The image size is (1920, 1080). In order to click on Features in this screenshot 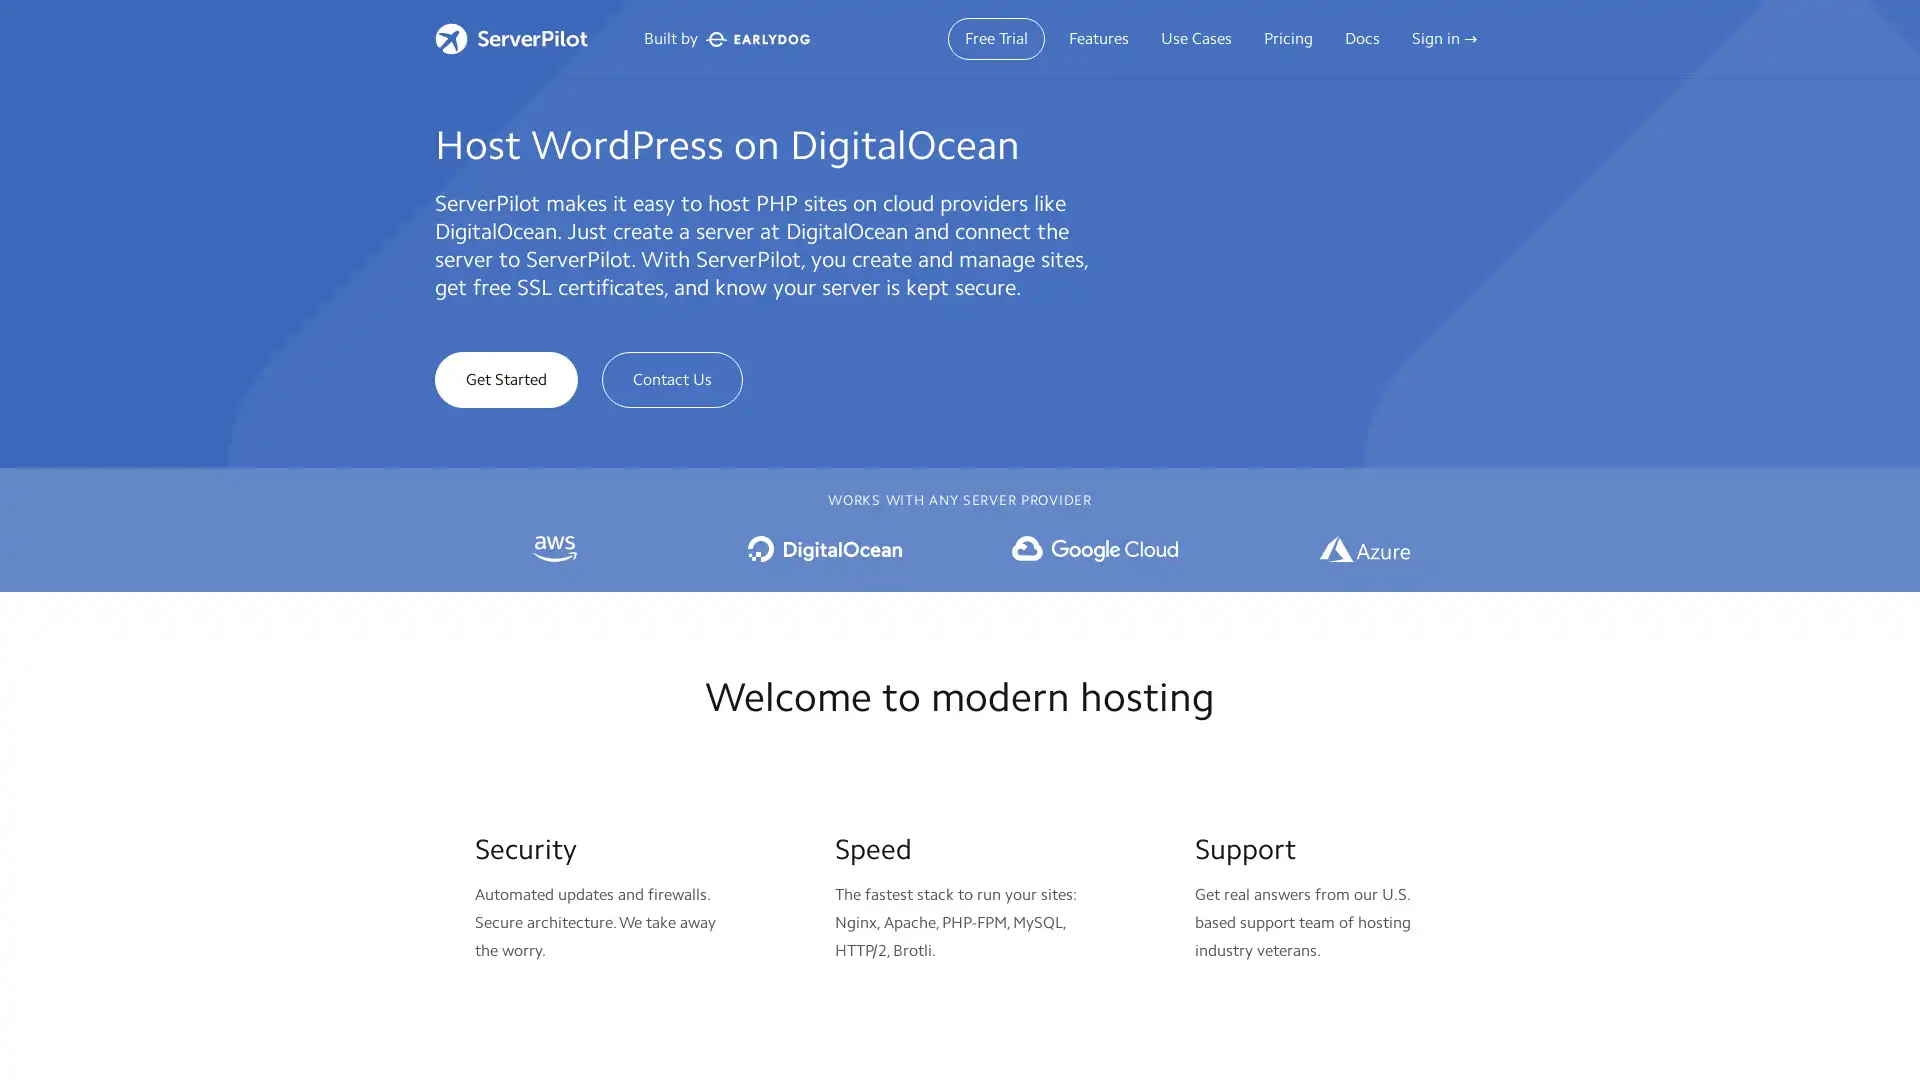, I will do `click(1098, 38)`.